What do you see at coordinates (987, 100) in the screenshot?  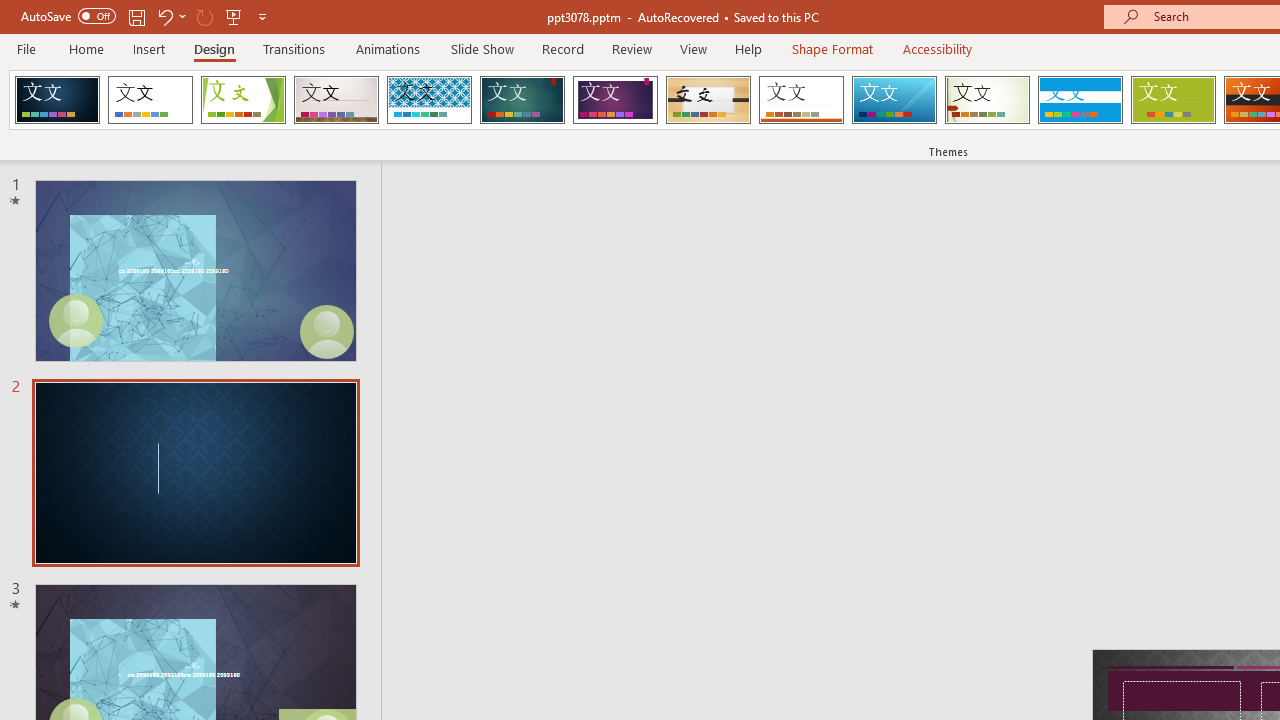 I see `'Wisp'` at bounding box center [987, 100].